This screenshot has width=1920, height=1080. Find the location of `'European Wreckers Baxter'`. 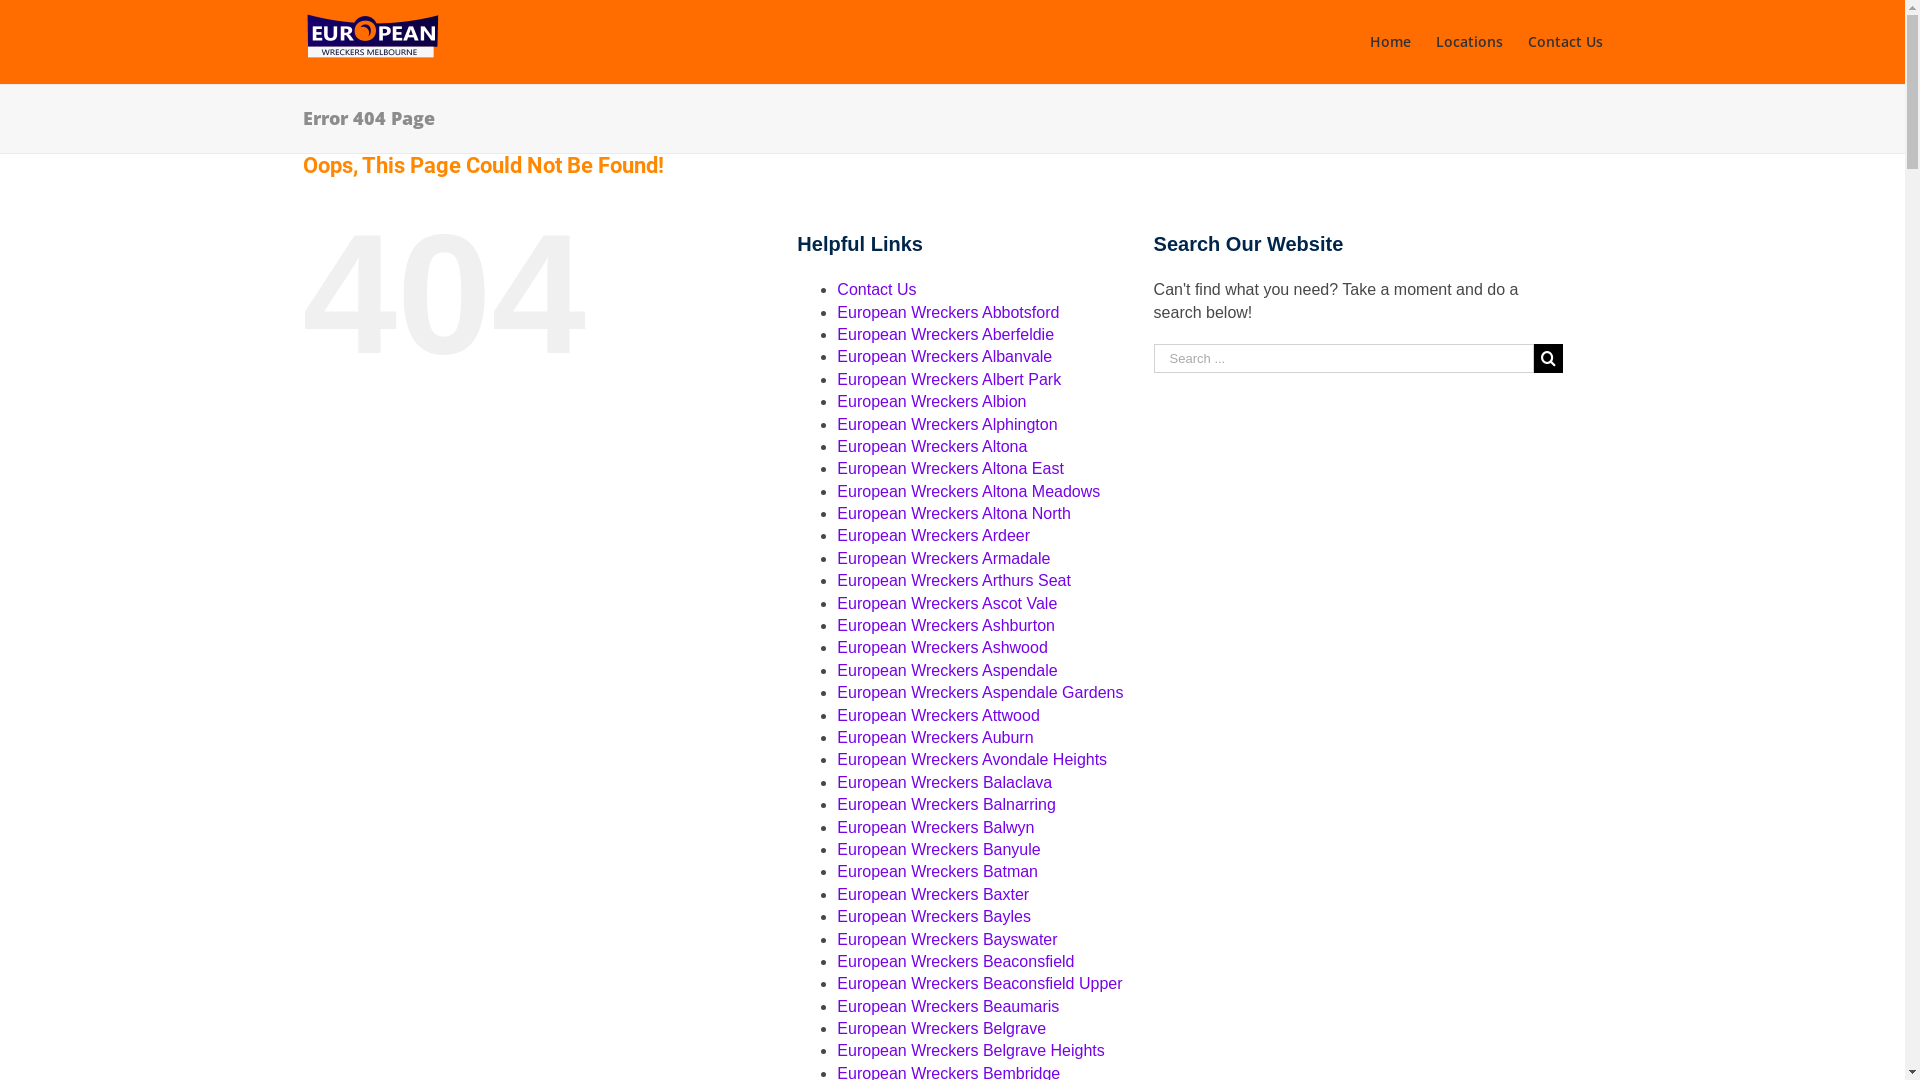

'European Wreckers Baxter' is located at coordinates (836, 893).